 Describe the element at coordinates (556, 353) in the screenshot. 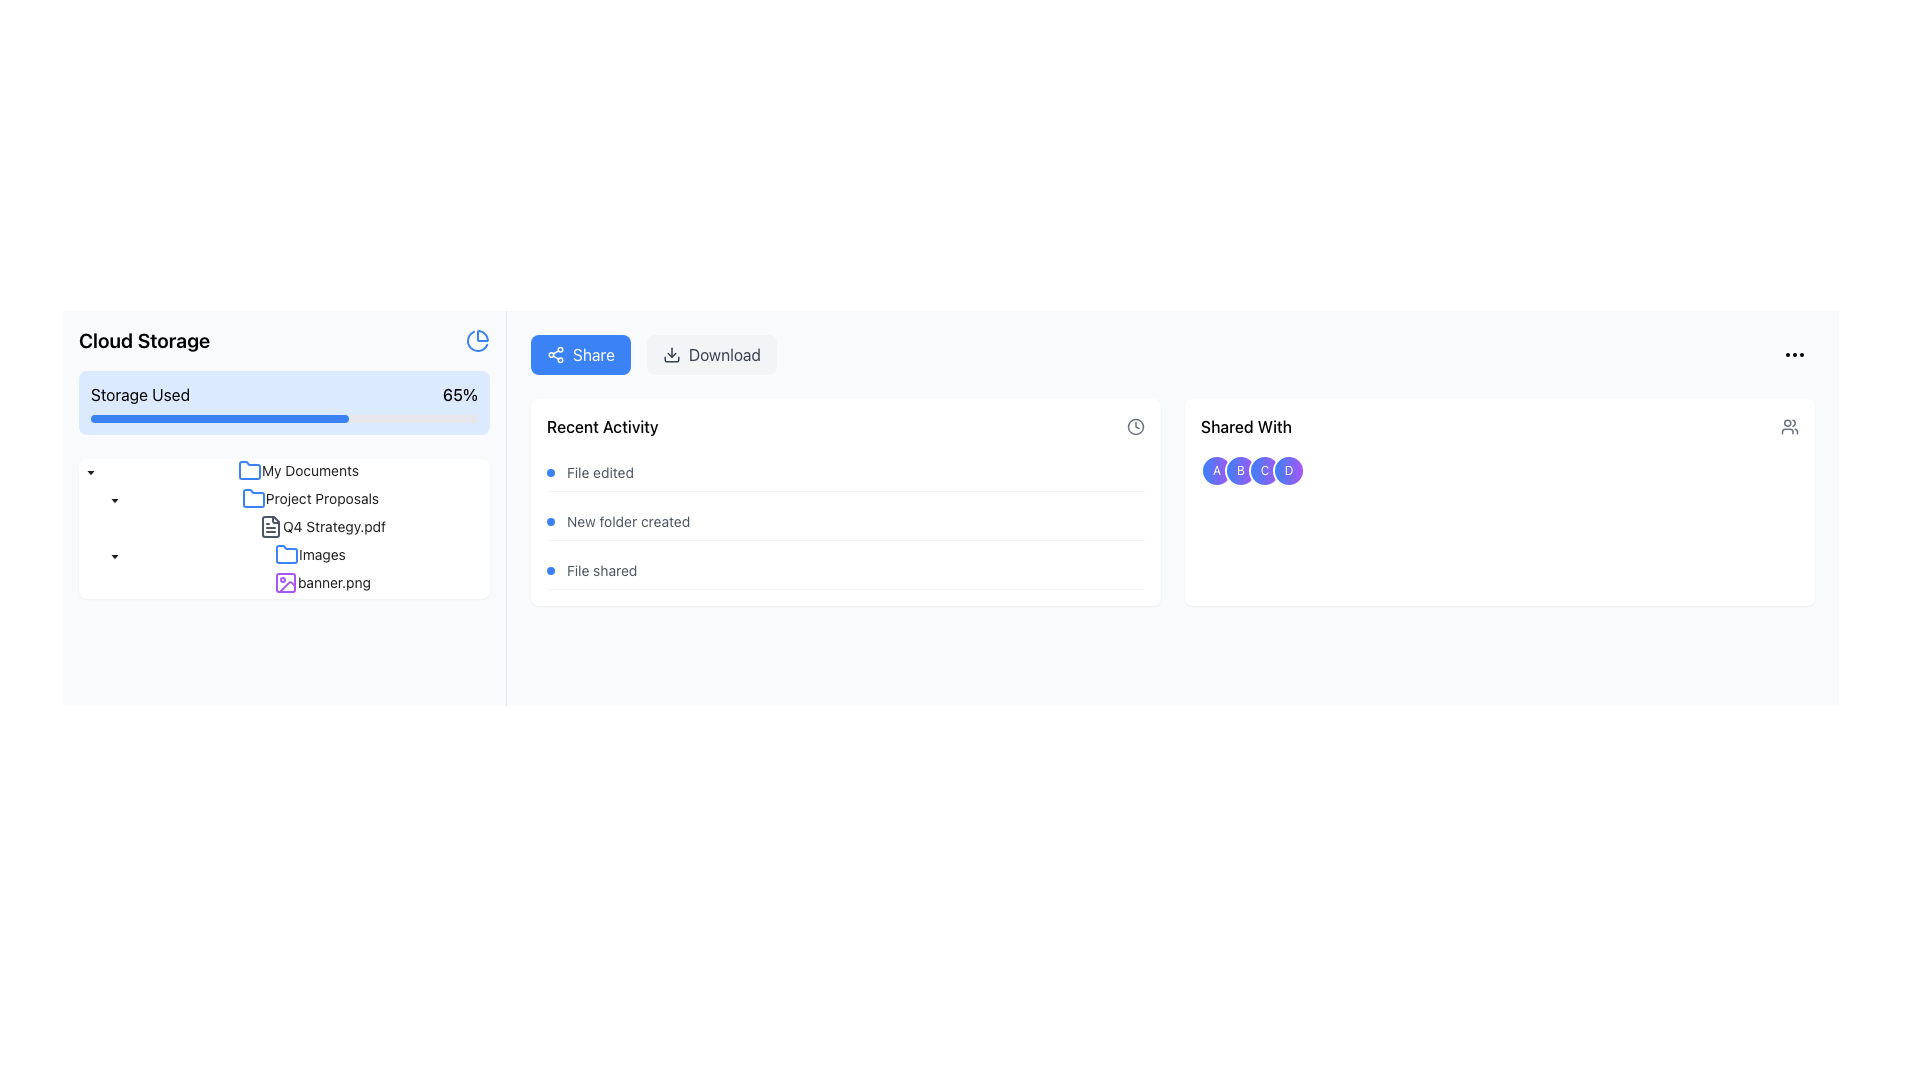

I see `the SVG icon associated with the 'Share' button located in the top middle section of the interface` at that location.